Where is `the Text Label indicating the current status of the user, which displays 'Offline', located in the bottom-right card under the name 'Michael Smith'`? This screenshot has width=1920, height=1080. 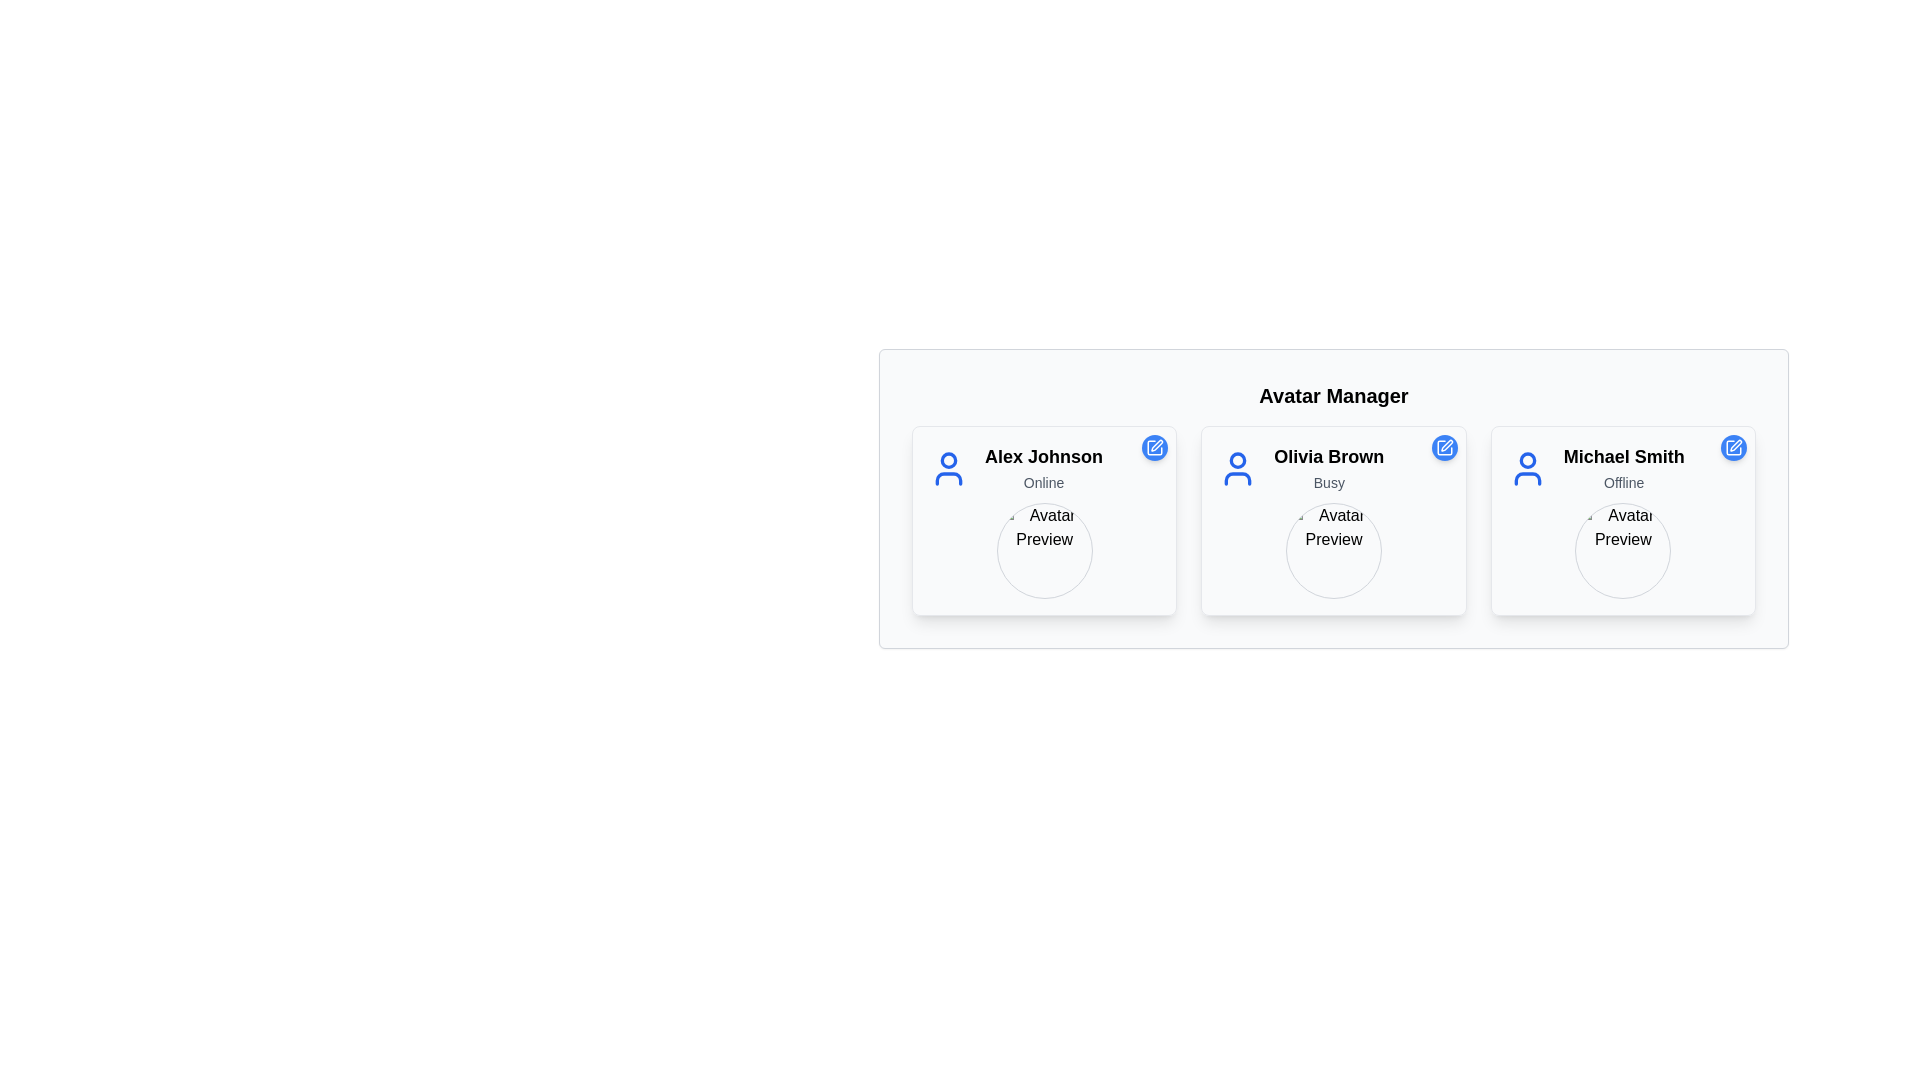
the Text Label indicating the current status of the user, which displays 'Offline', located in the bottom-right card under the name 'Michael Smith' is located at coordinates (1624, 482).